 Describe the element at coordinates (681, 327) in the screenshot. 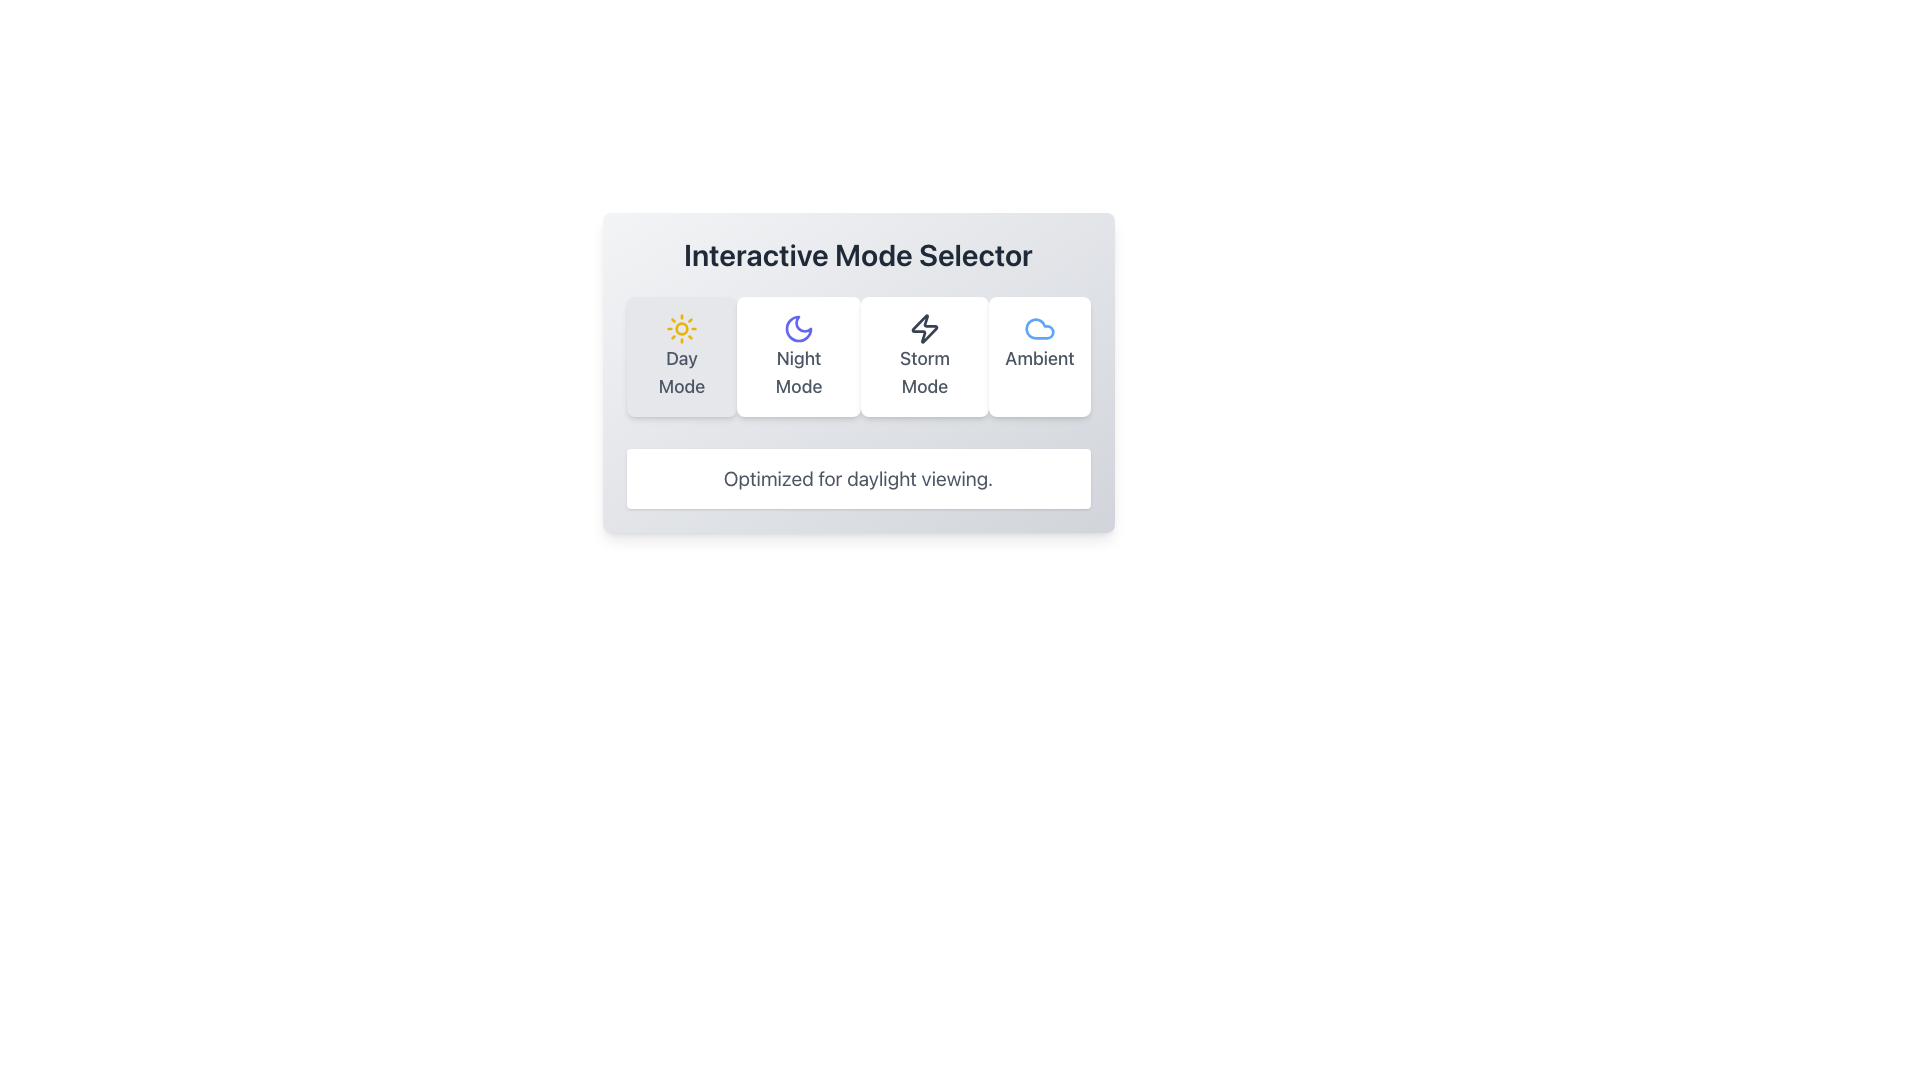

I see `the bright yellow sun icon located within the 'Day Mode' card of the 'Interactive Mode Selector'` at that location.